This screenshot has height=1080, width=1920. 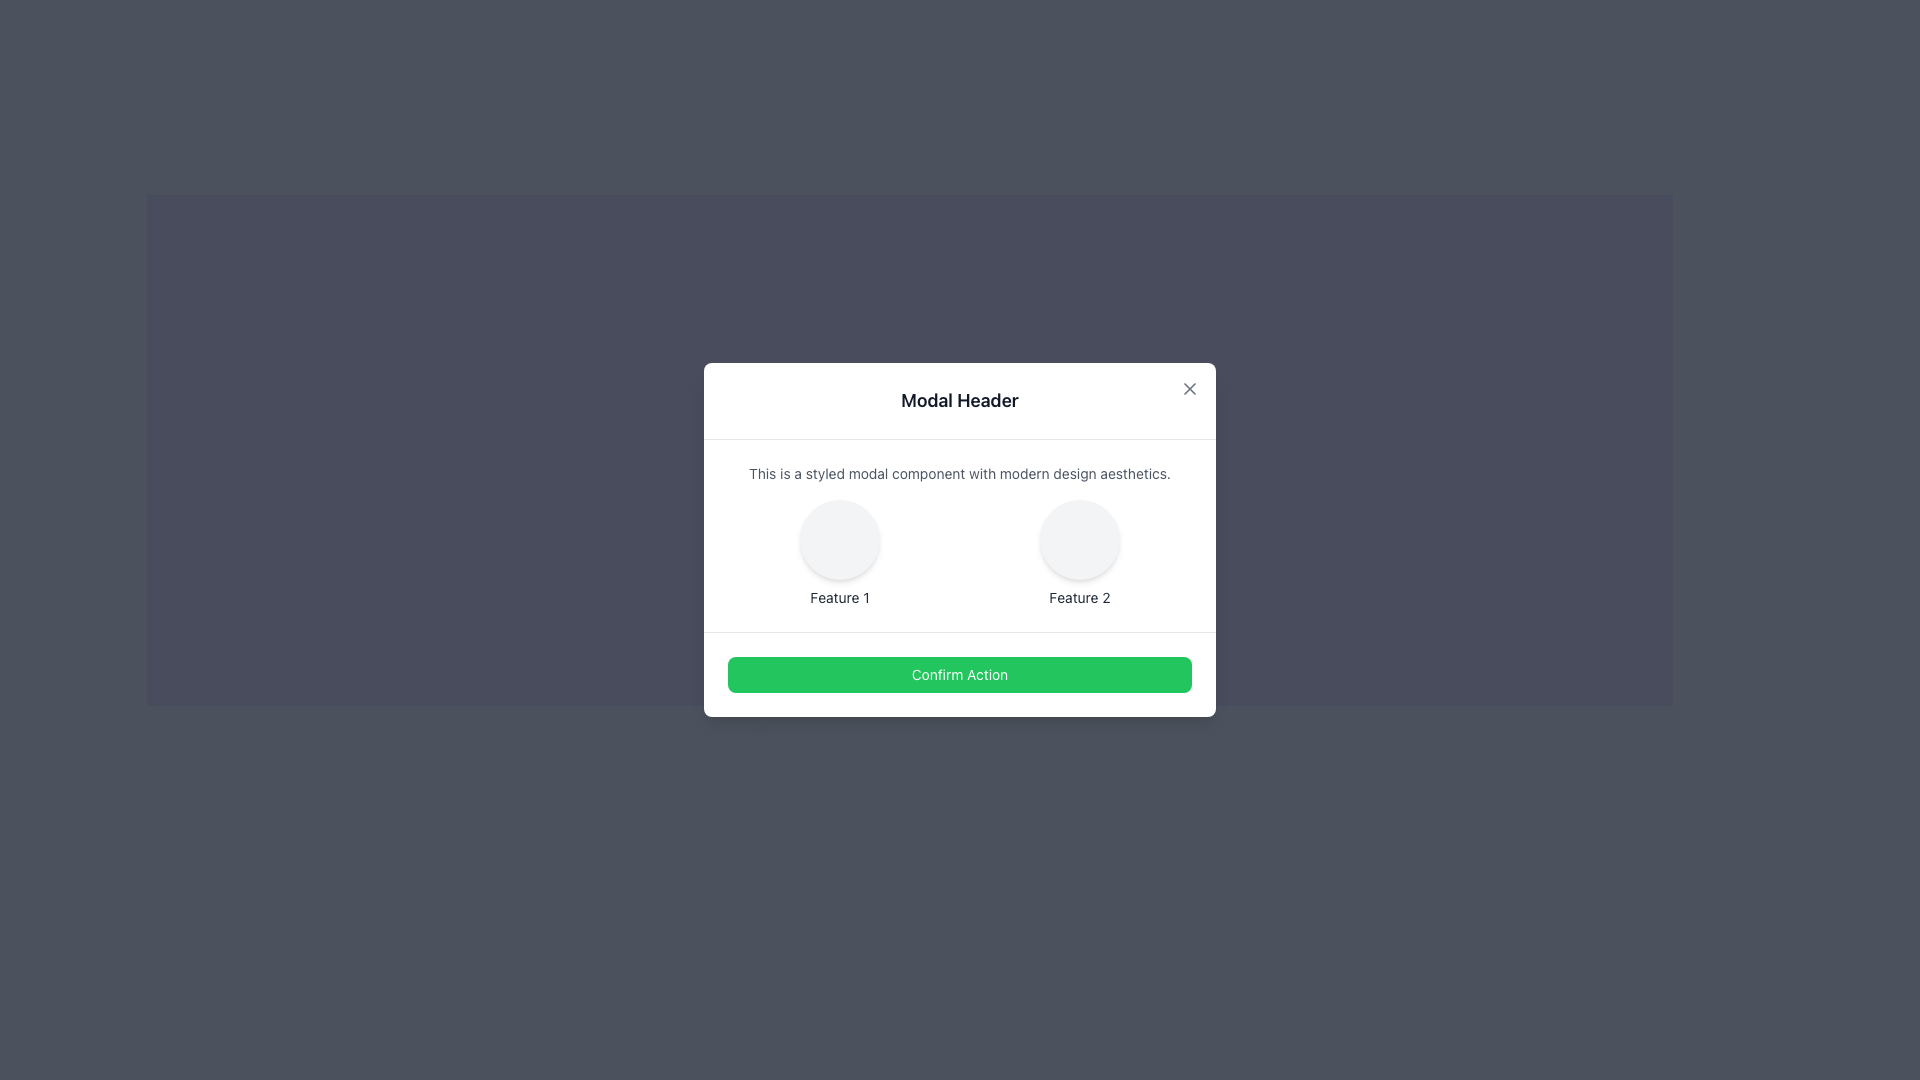 I want to click on text of the title label positioned at the top of the modal, which indicates the modal's purpose, so click(x=960, y=401).